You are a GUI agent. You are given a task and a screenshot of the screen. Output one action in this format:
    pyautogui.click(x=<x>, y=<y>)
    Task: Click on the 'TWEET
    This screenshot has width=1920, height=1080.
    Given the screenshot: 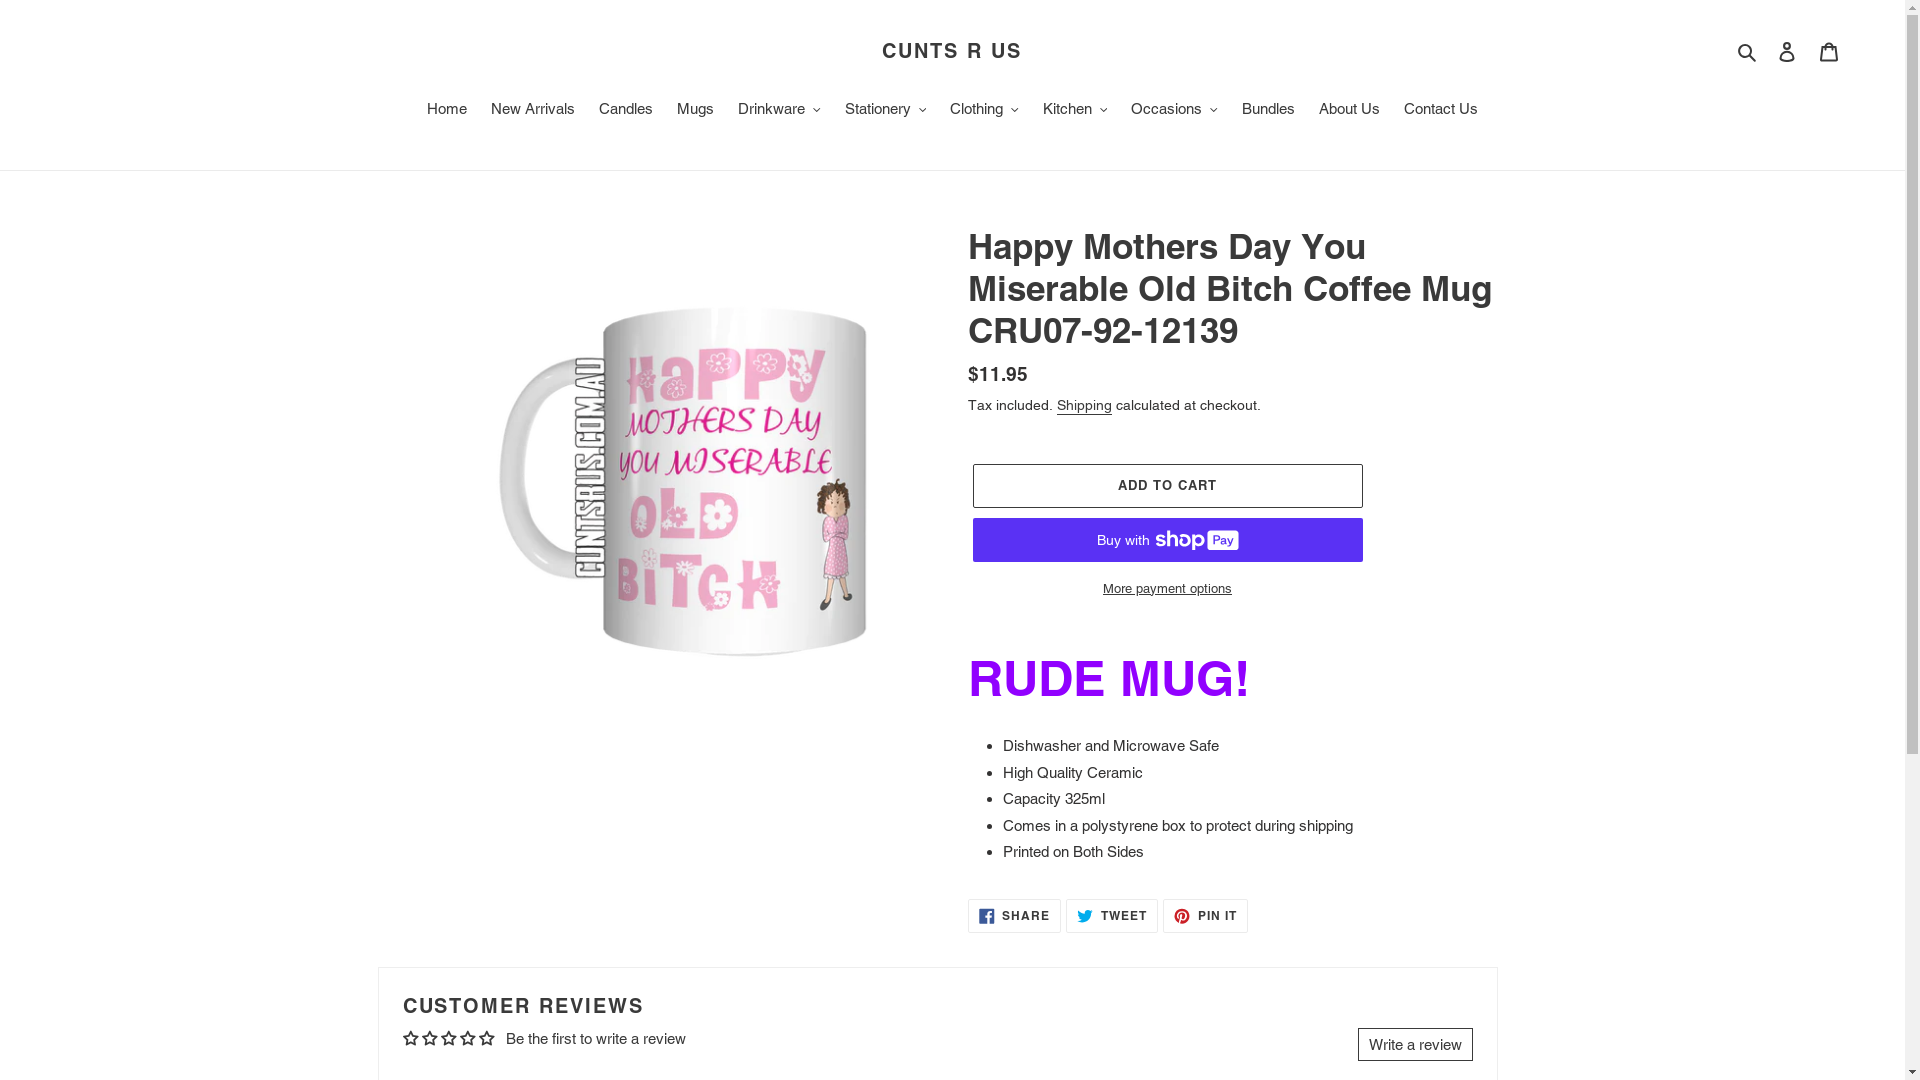 What is the action you would take?
    pyautogui.click(x=1111, y=915)
    